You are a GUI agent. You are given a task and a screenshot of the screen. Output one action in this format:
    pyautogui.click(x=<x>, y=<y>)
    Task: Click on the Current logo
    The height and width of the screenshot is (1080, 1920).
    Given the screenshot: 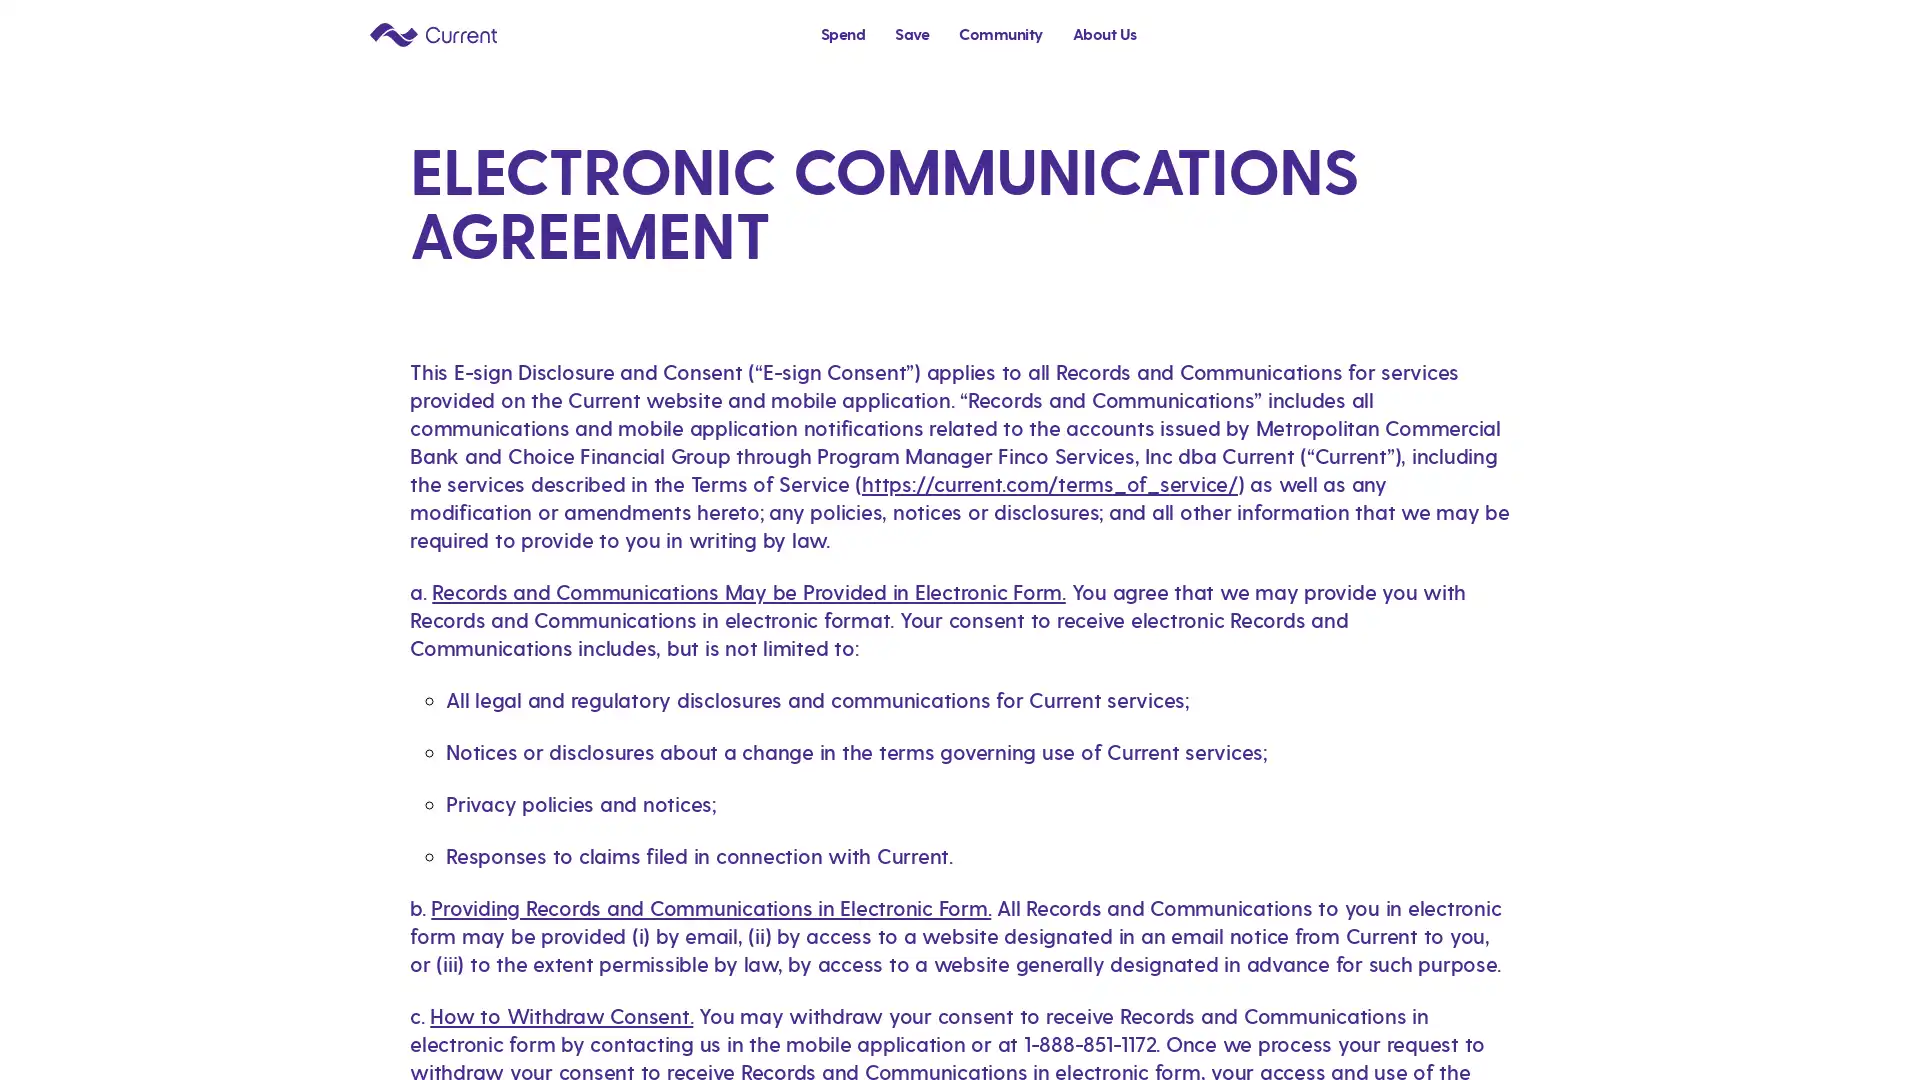 What is the action you would take?
    pyautogui.click(x=432, y=33)
    